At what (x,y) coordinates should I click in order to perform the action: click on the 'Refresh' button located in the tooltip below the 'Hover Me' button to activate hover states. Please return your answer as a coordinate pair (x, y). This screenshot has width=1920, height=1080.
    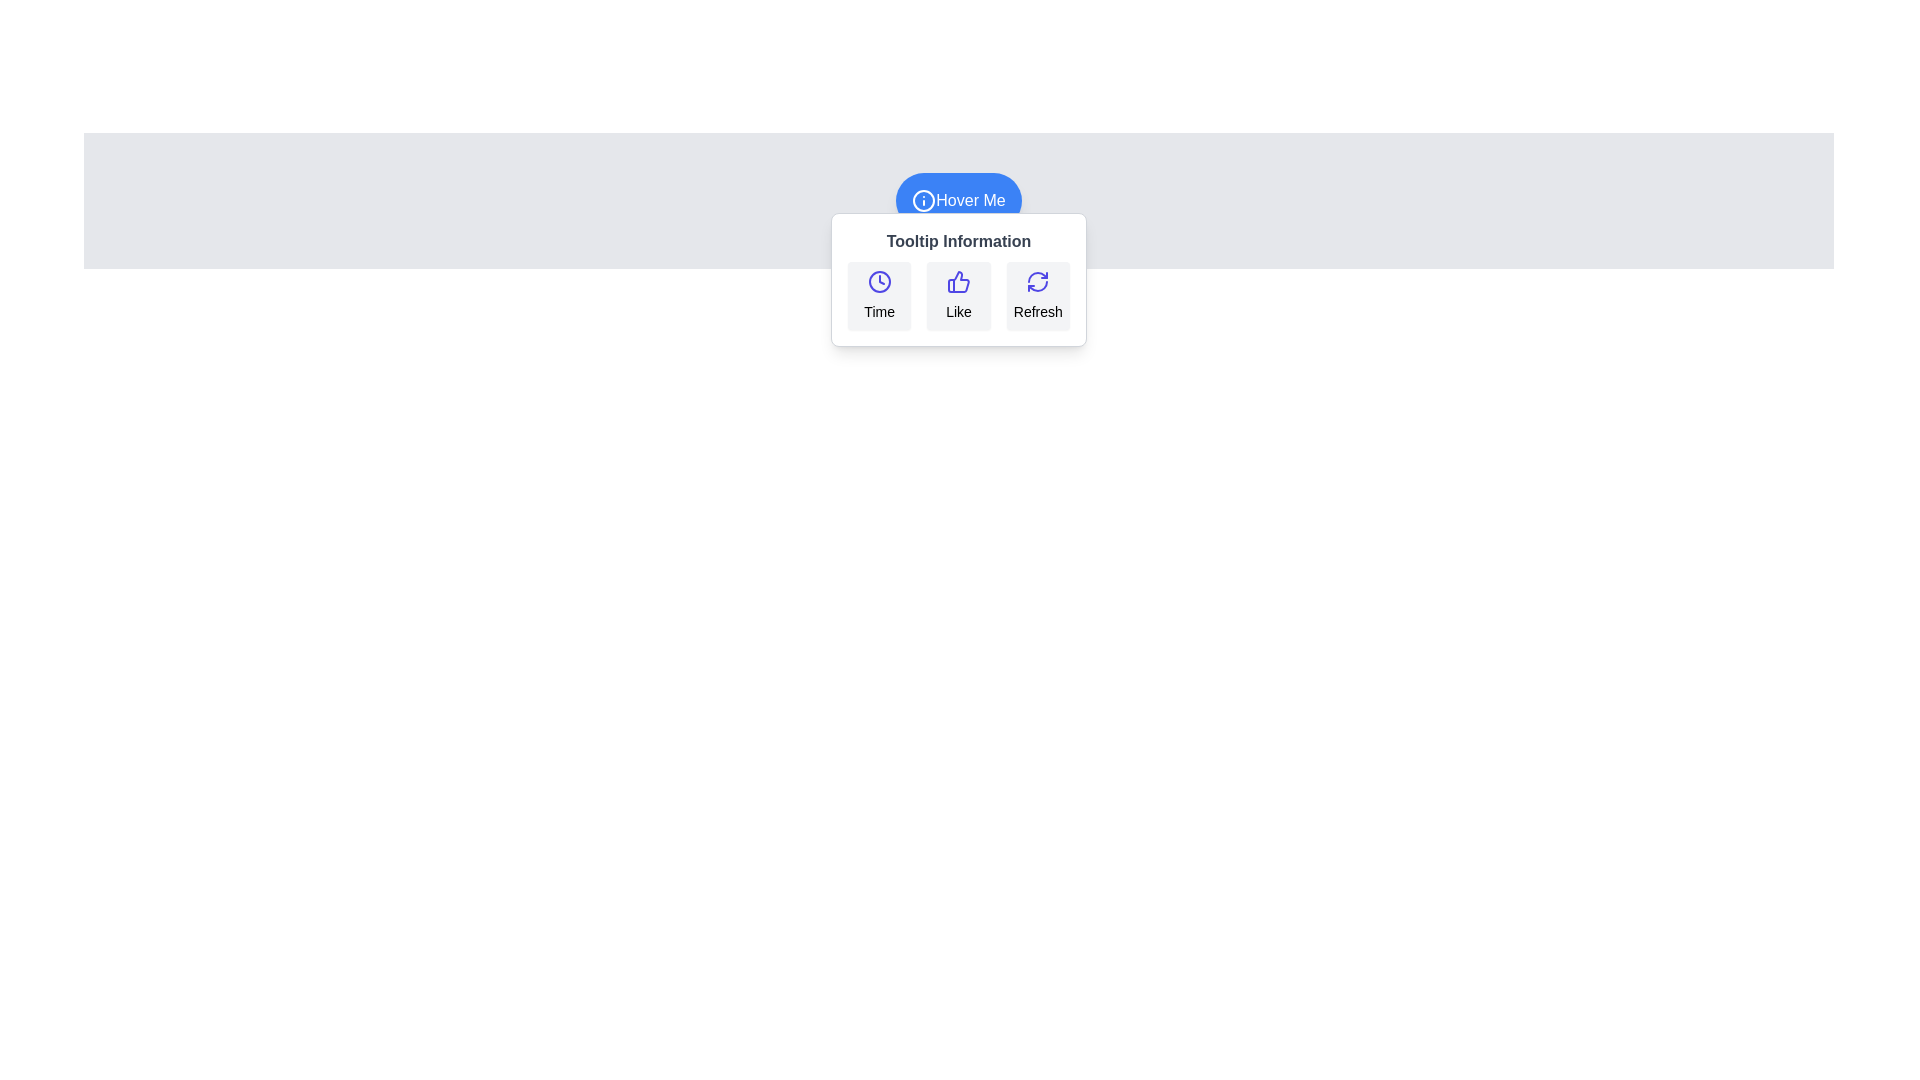
    Looking at the image, I should click on (1038, 296).